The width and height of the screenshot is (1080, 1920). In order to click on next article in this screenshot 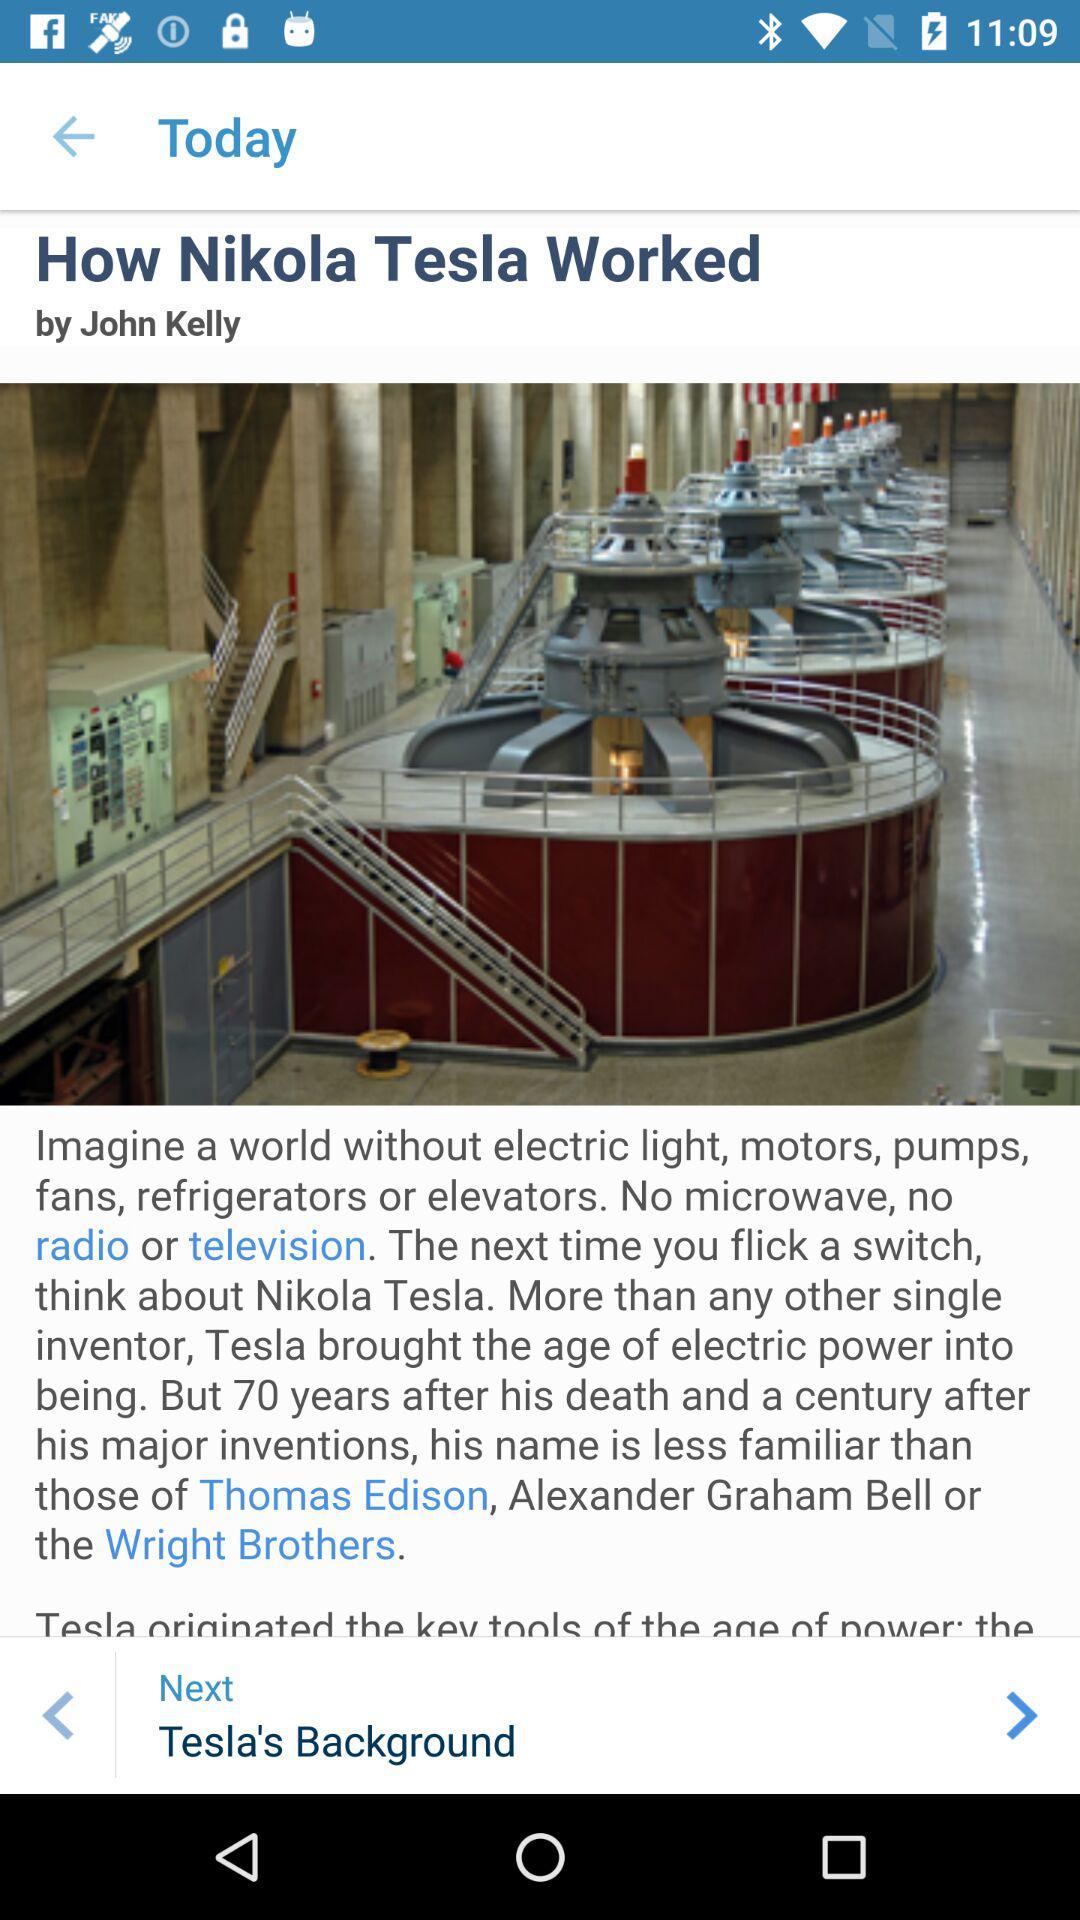, I will do `click(1022, 1714)`.